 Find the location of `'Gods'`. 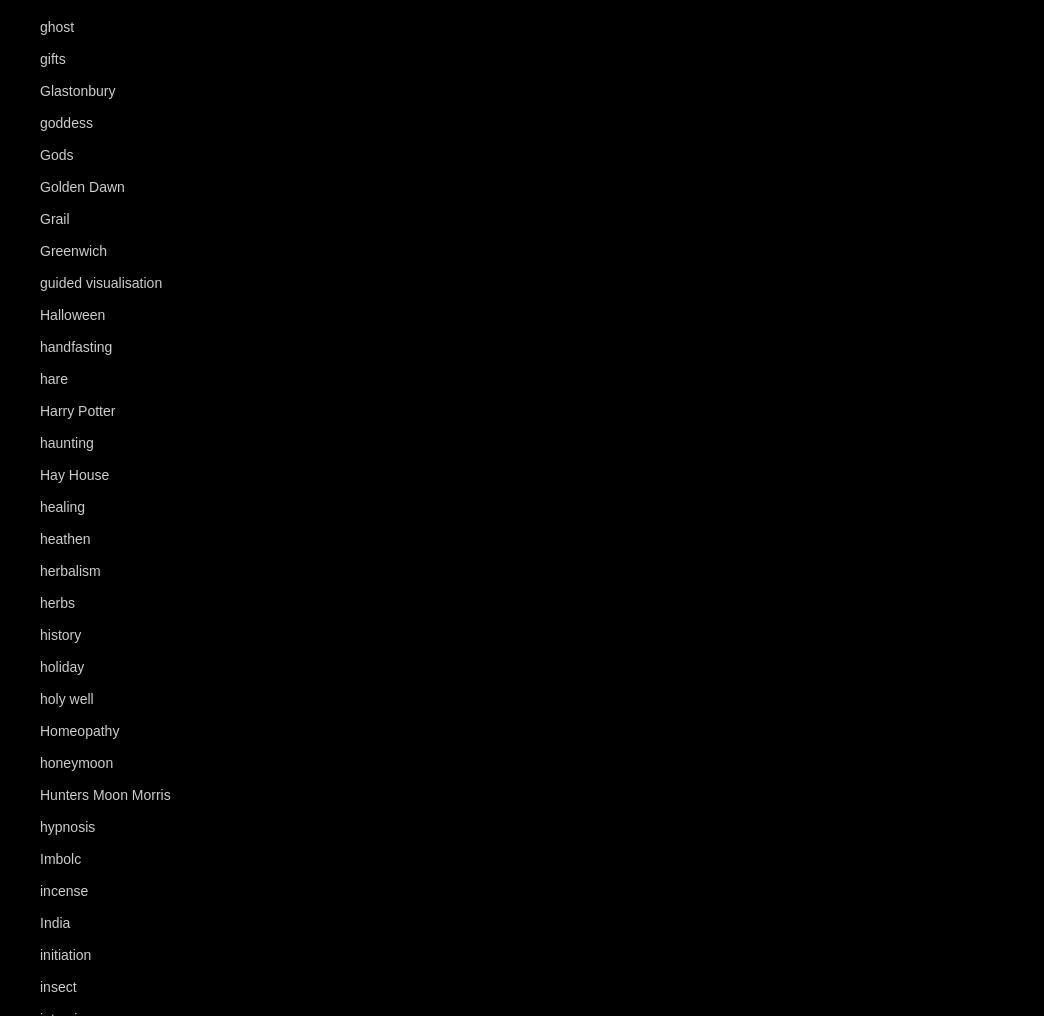

'Gods' is located at coordinates (55, 154).